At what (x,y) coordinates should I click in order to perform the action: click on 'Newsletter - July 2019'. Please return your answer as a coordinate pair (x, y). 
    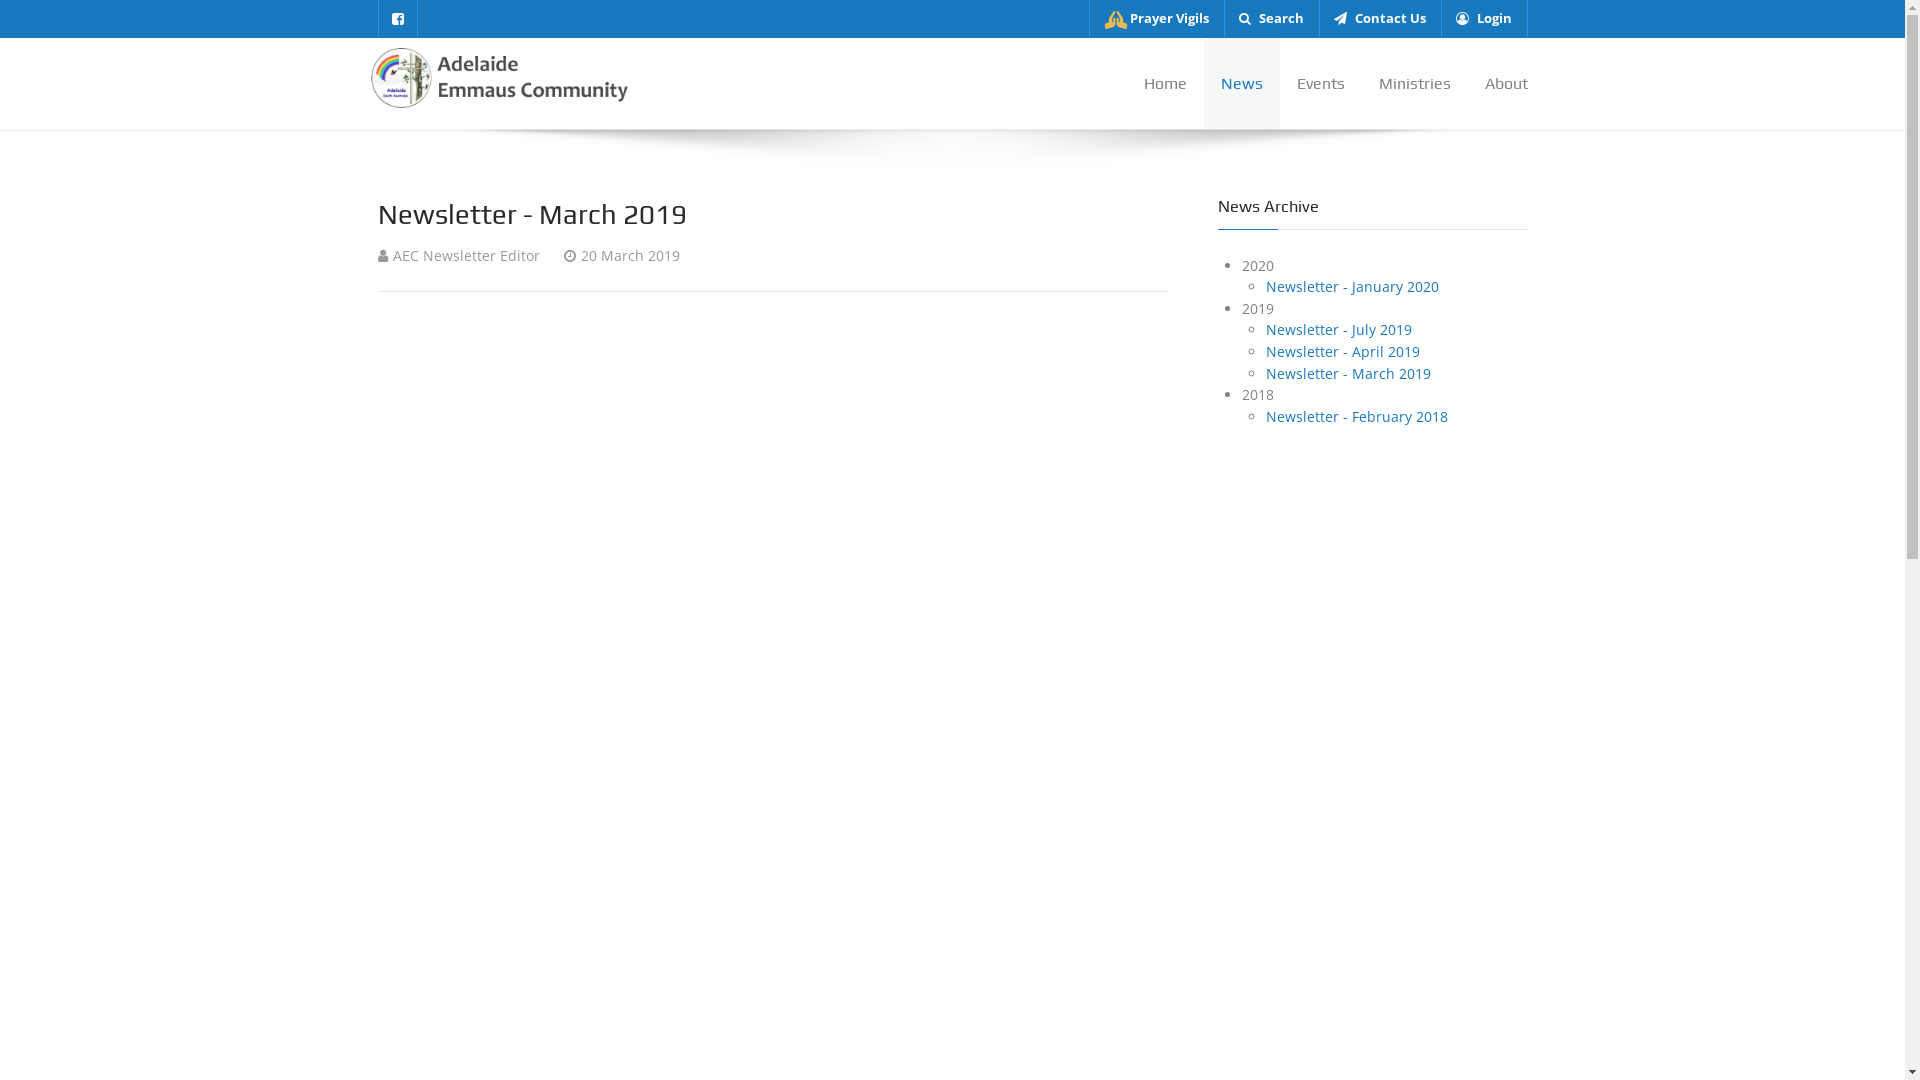
    Looking at the image, I should click on (1339, 328).